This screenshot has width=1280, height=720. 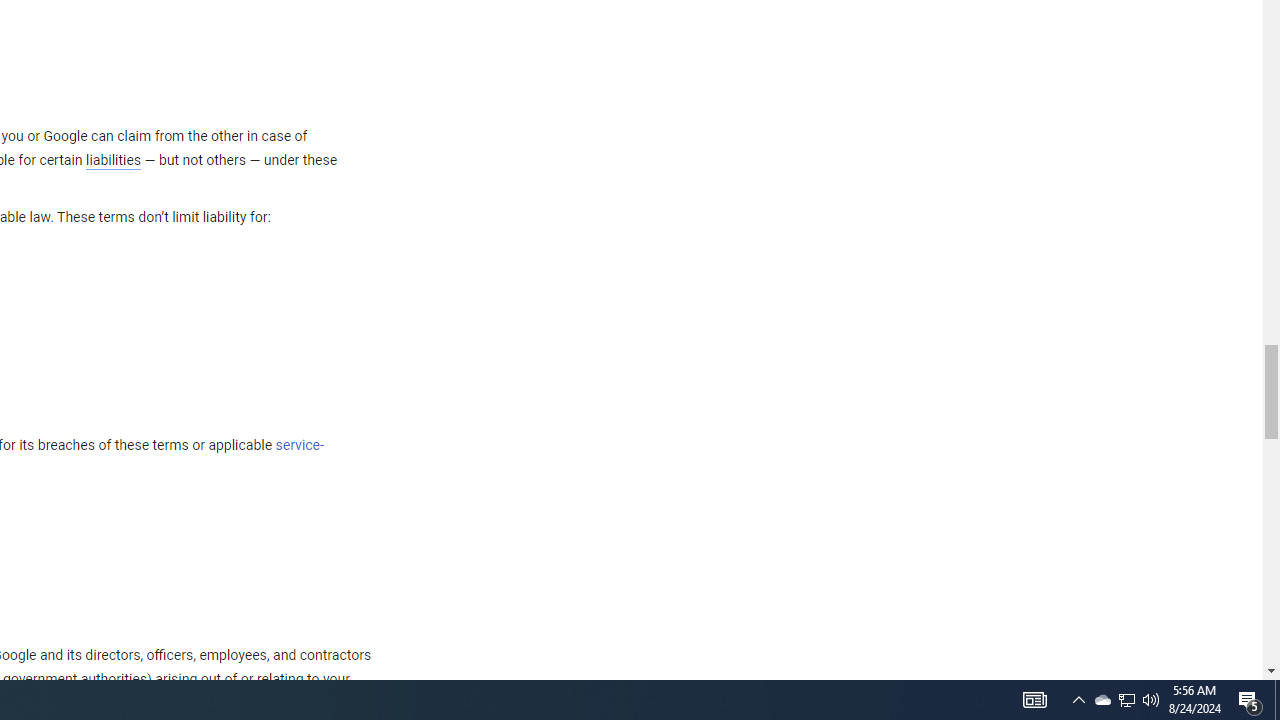 What do you see at coordinates (112, 159) in the screenshot?
I see `'liabilities'` at bounding box center [112, 159].